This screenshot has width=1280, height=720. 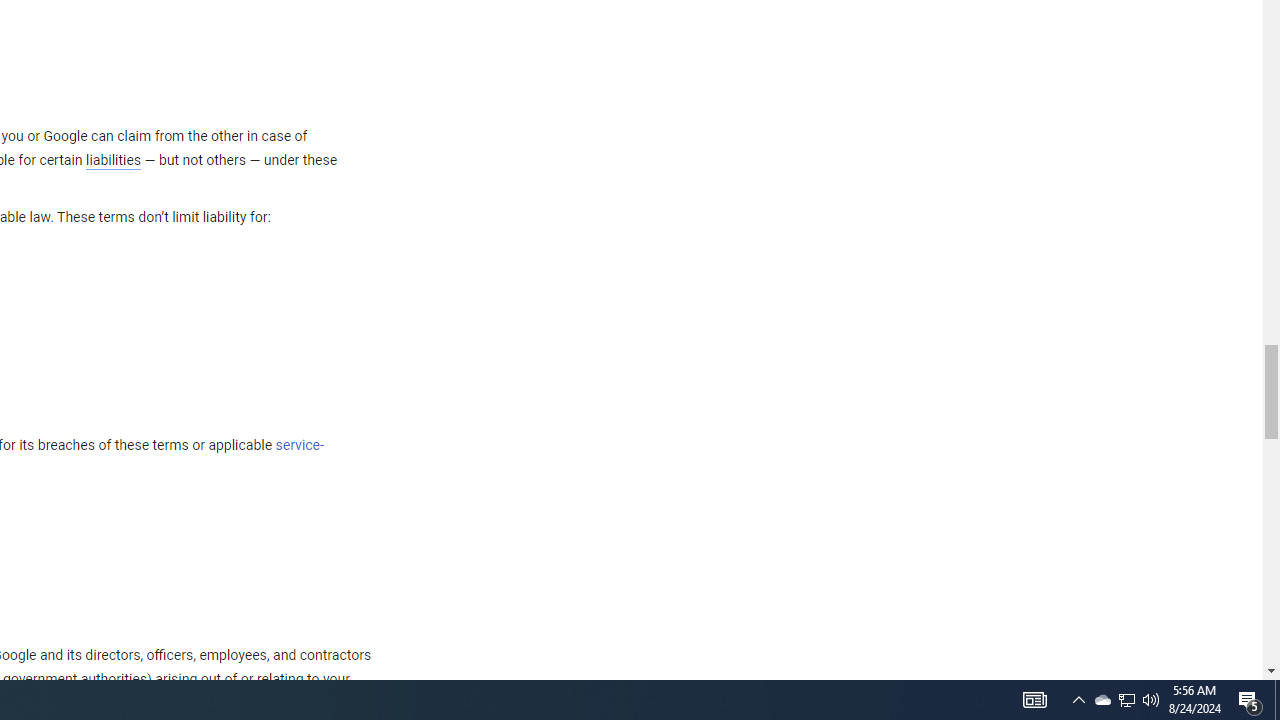 What do you see at coordinates (112, 159) in the screenshot?
I see `'liabilities'` at bounding box center [112, 159].